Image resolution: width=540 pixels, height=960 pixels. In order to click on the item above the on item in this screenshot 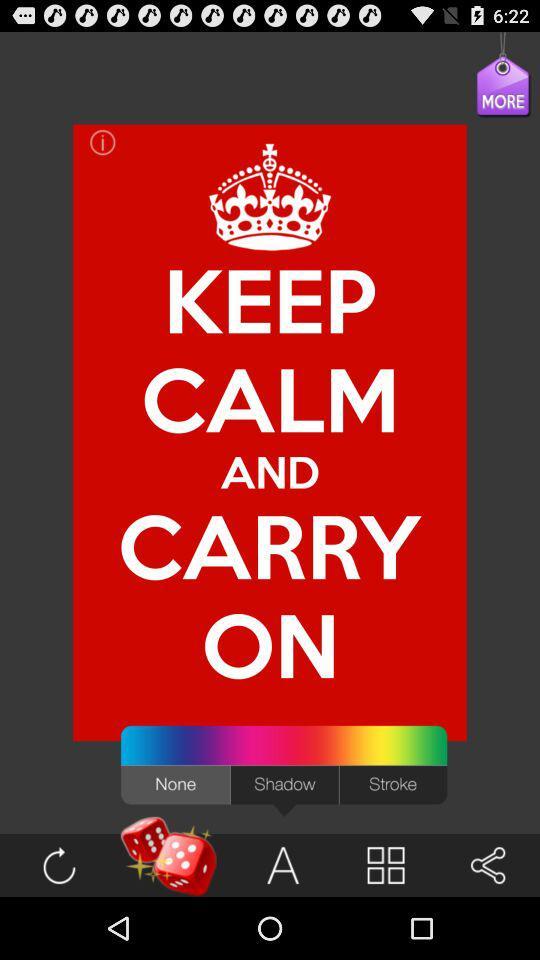, I will do `click(270, 471)`.